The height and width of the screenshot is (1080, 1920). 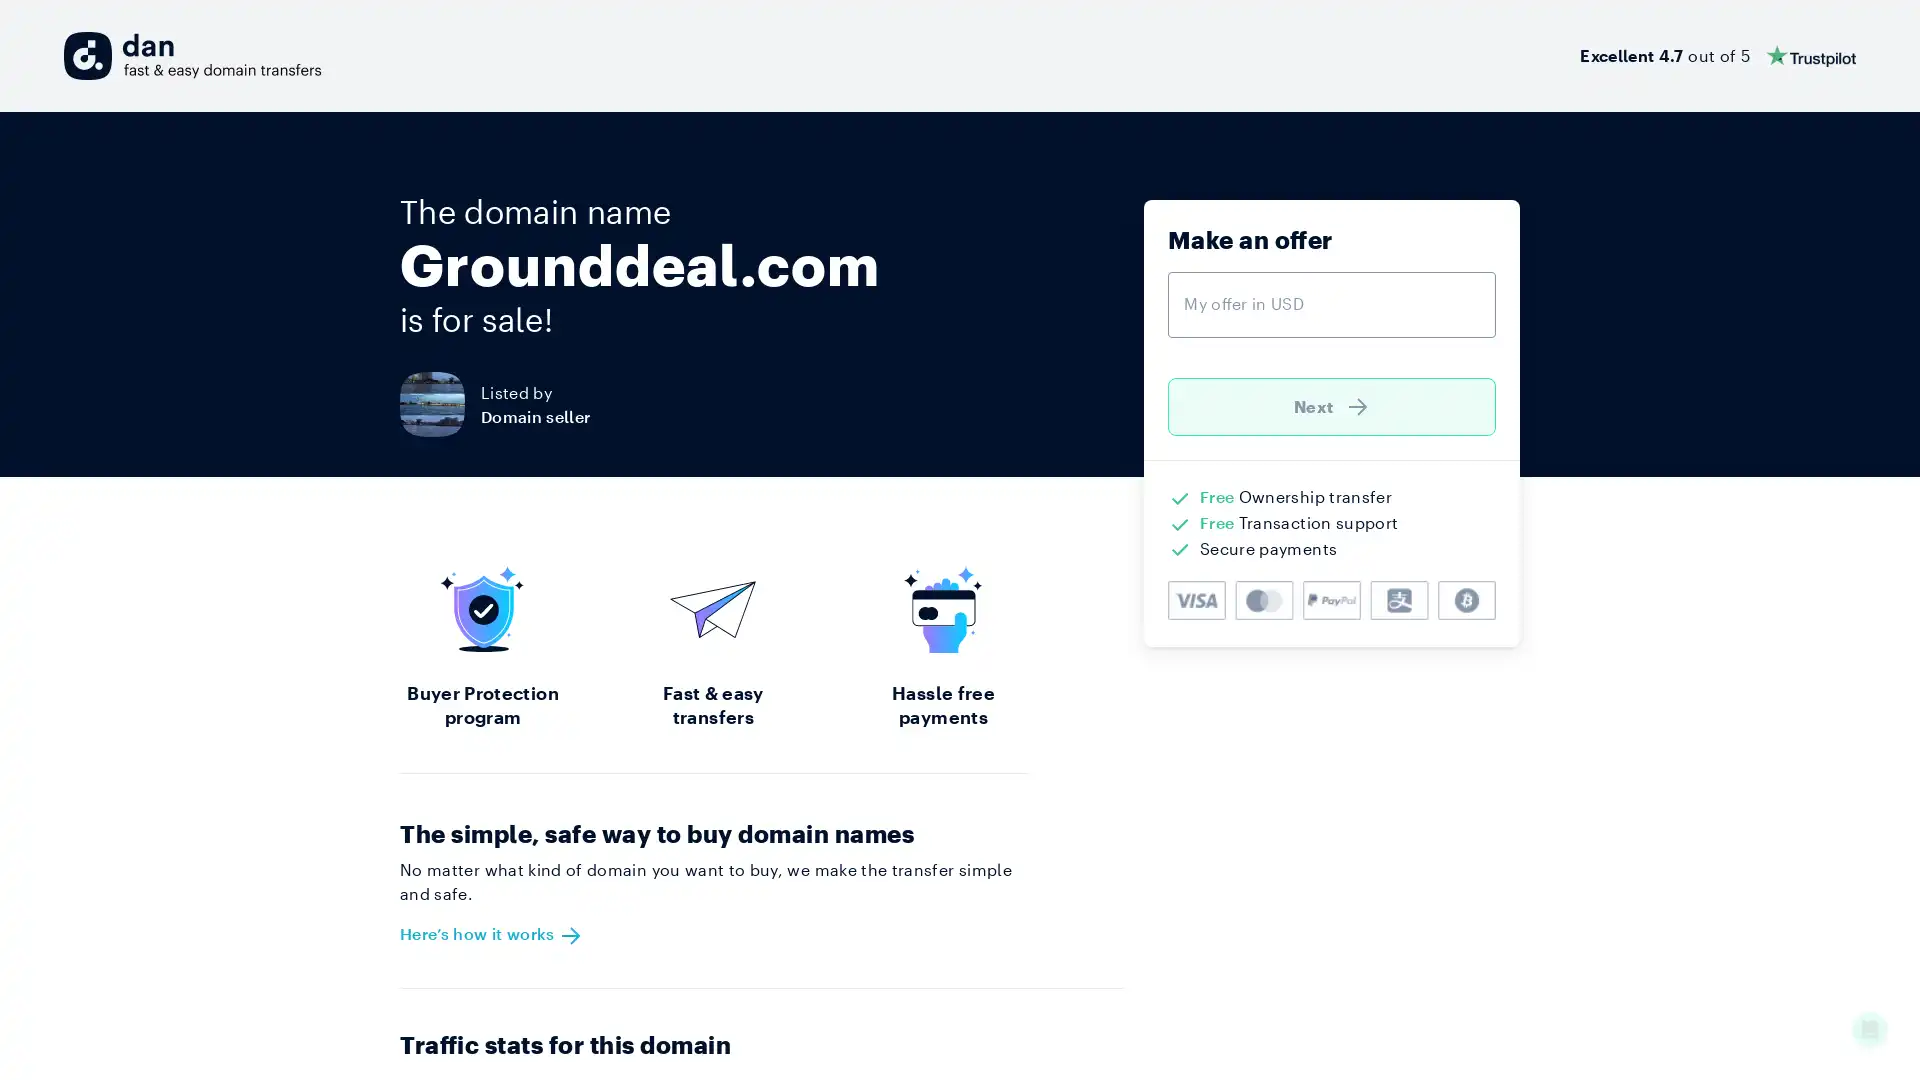 What do you see at coordinates (1869, 1029) in the screenshot?
I see `Open Intercom Messenger` at bounding box center [1869, 1029].